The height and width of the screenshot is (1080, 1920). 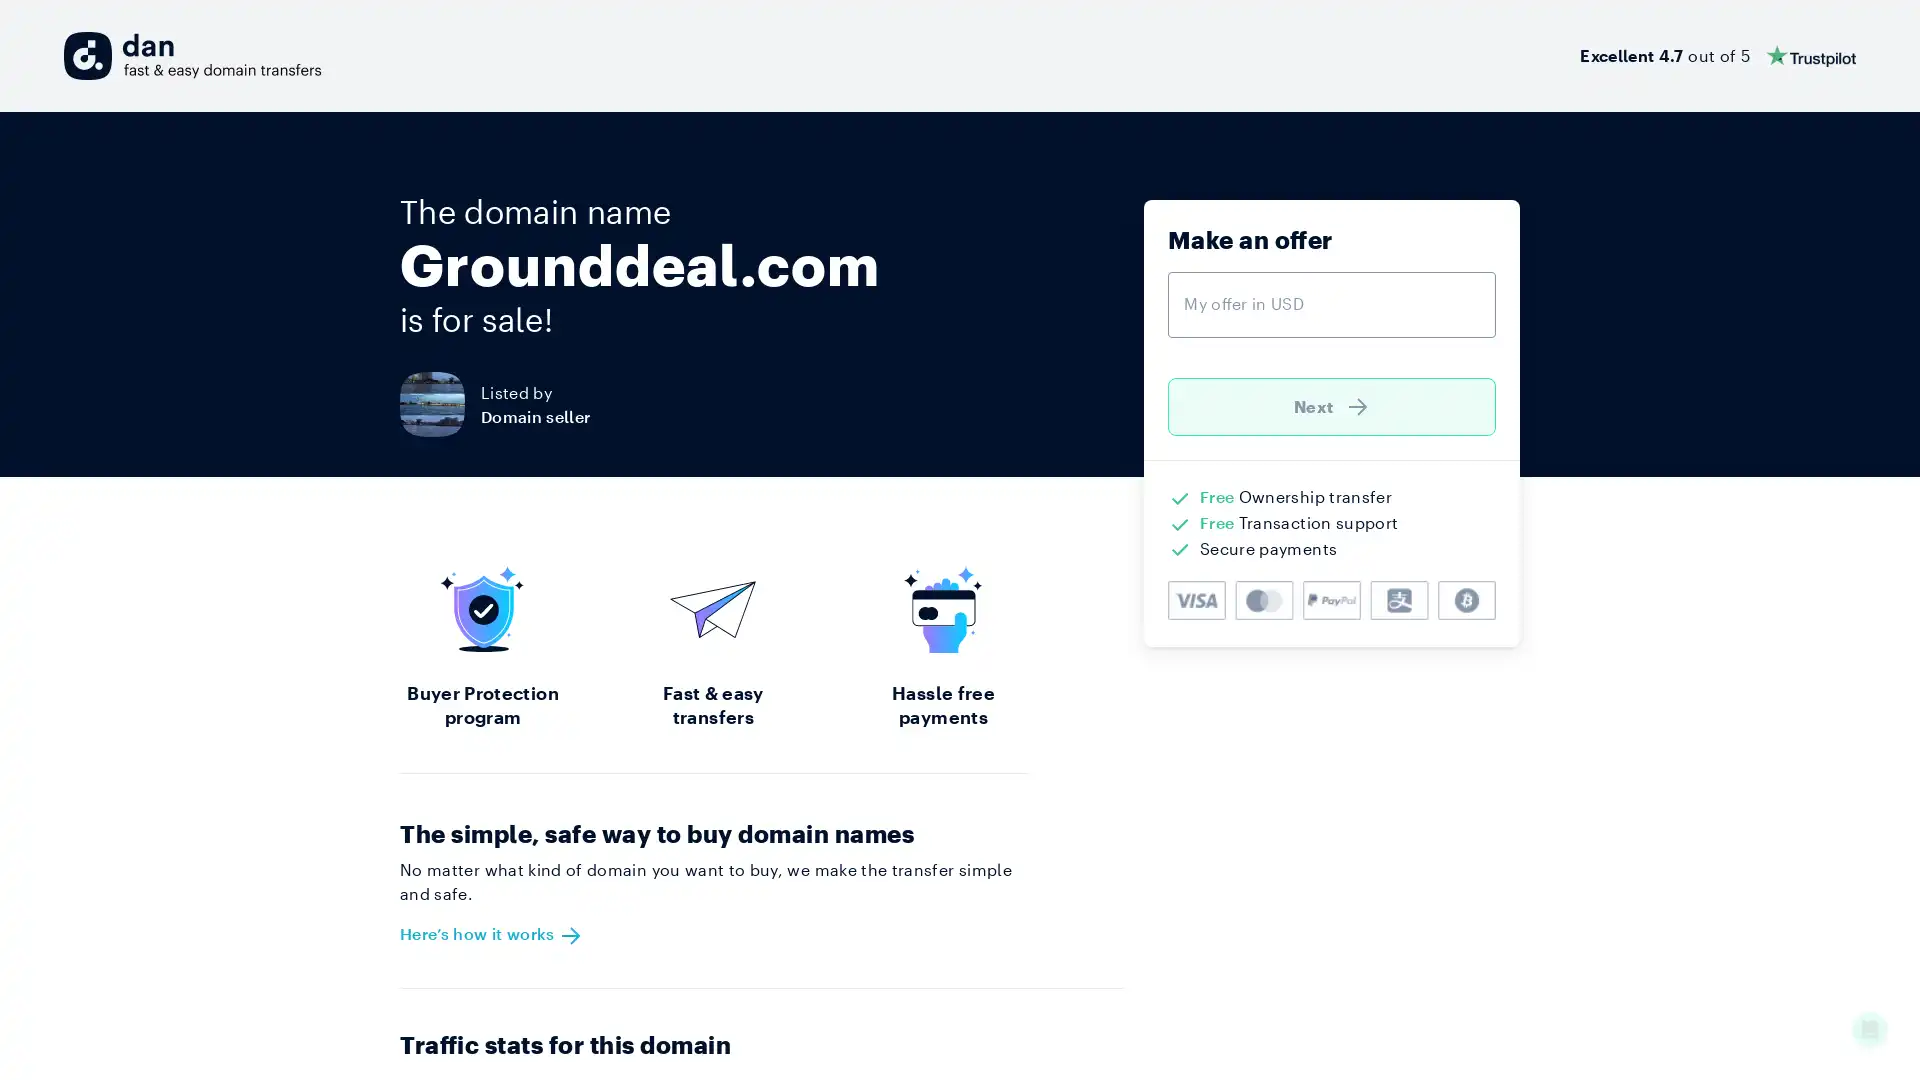 What do you see at coordinates (1869, 1029) in the screenshot?
I see `Open Intercom Messenger` at bounding box center [1869, 1029].